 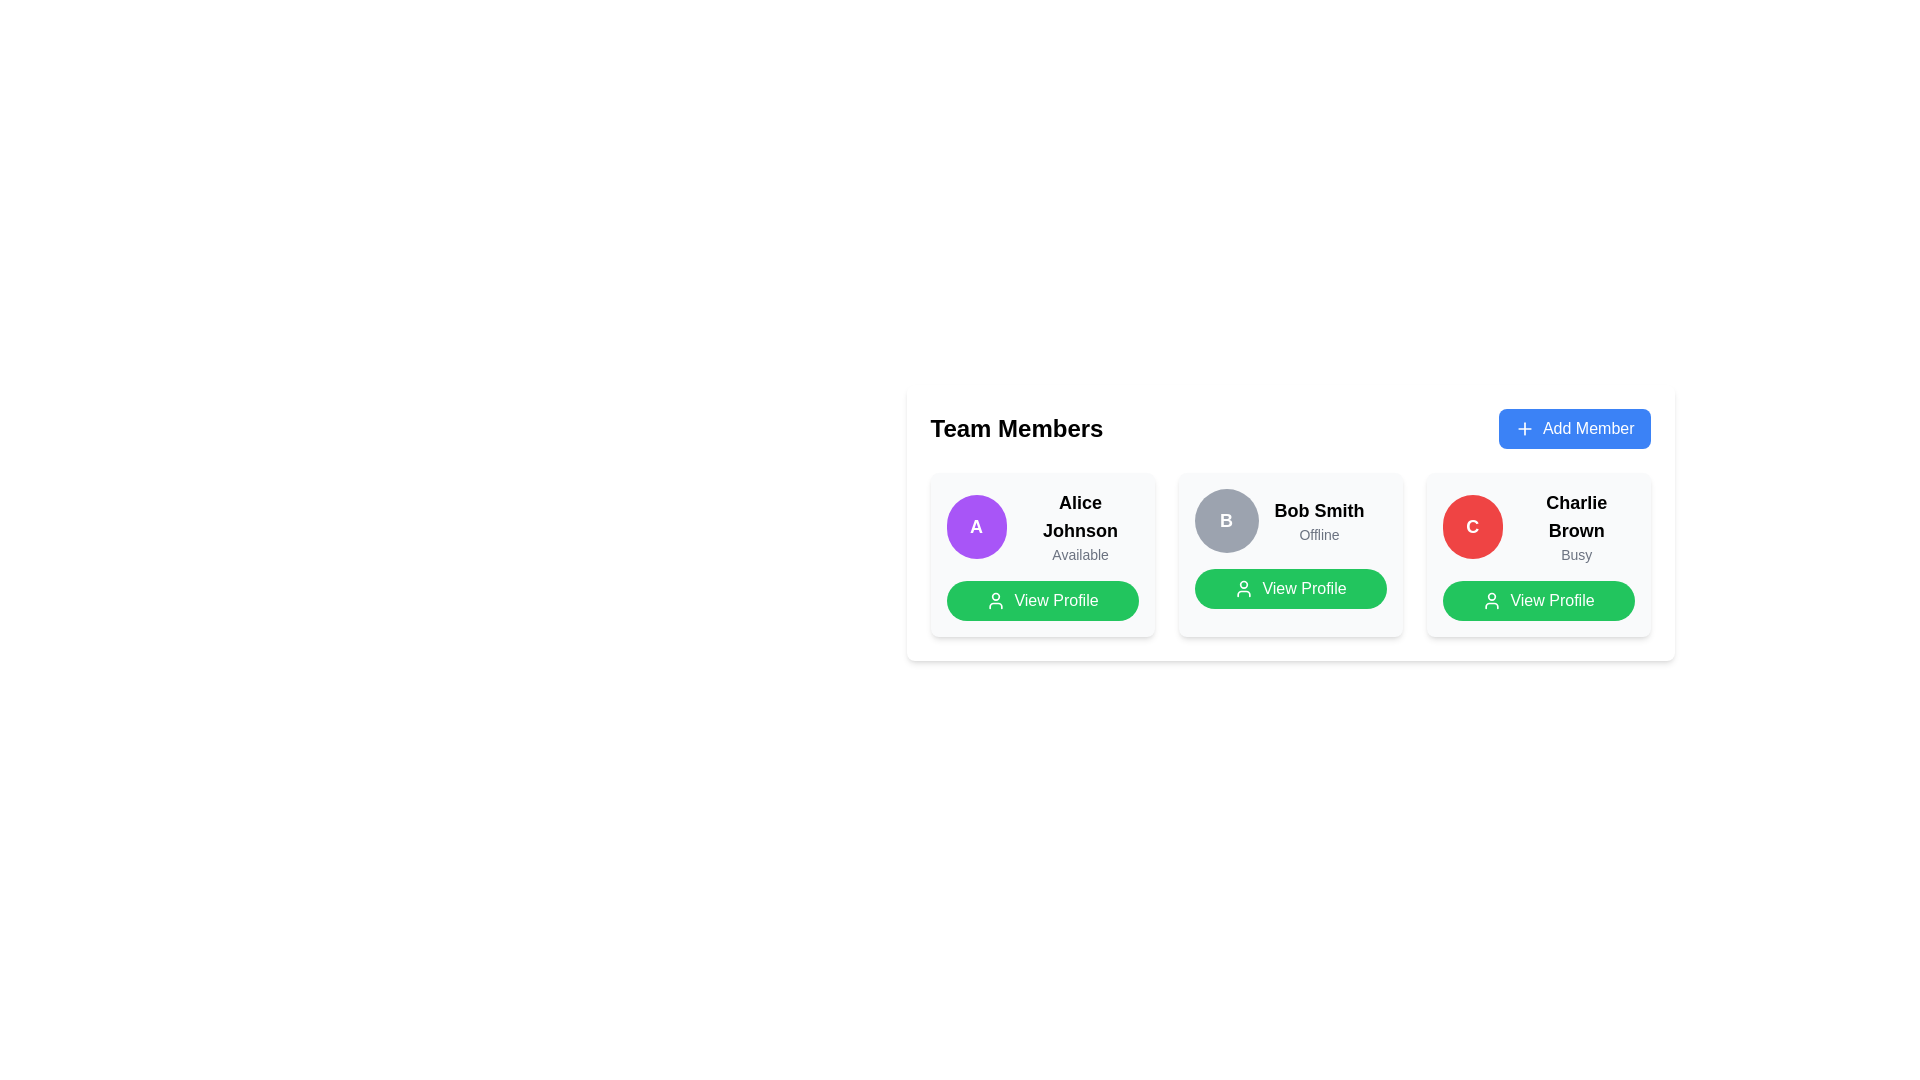 What do you see at coordinates (1225, 519) in the screenshot?
I see `the circular avatar with a grey background containing the letter 'B' in white, bold text, positioned to the left of 'Bob Smith' and 'Offline'` at bounding box center [1225, 519].